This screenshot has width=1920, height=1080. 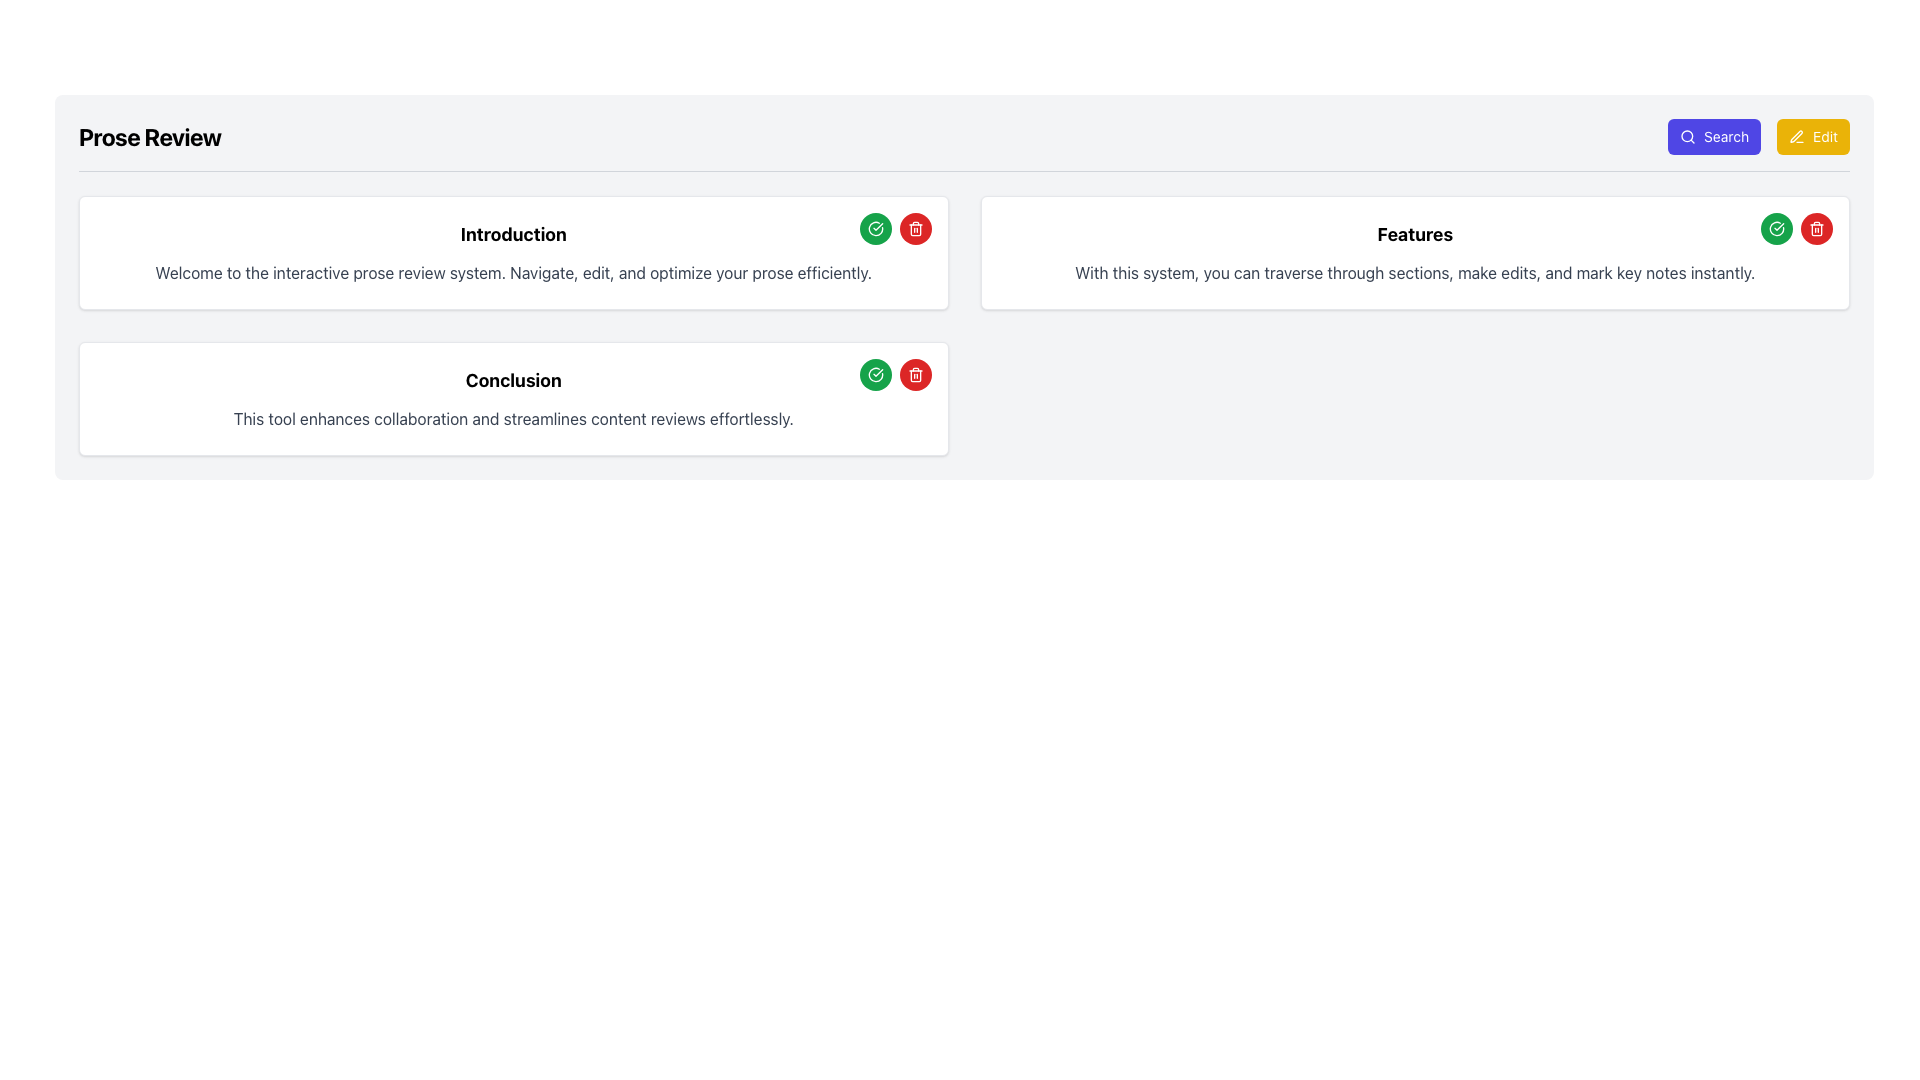 I want to click on the search icon located within the purple button labeled 'Search' in the top-right corner of the interface, so click(x=1687, y=136).